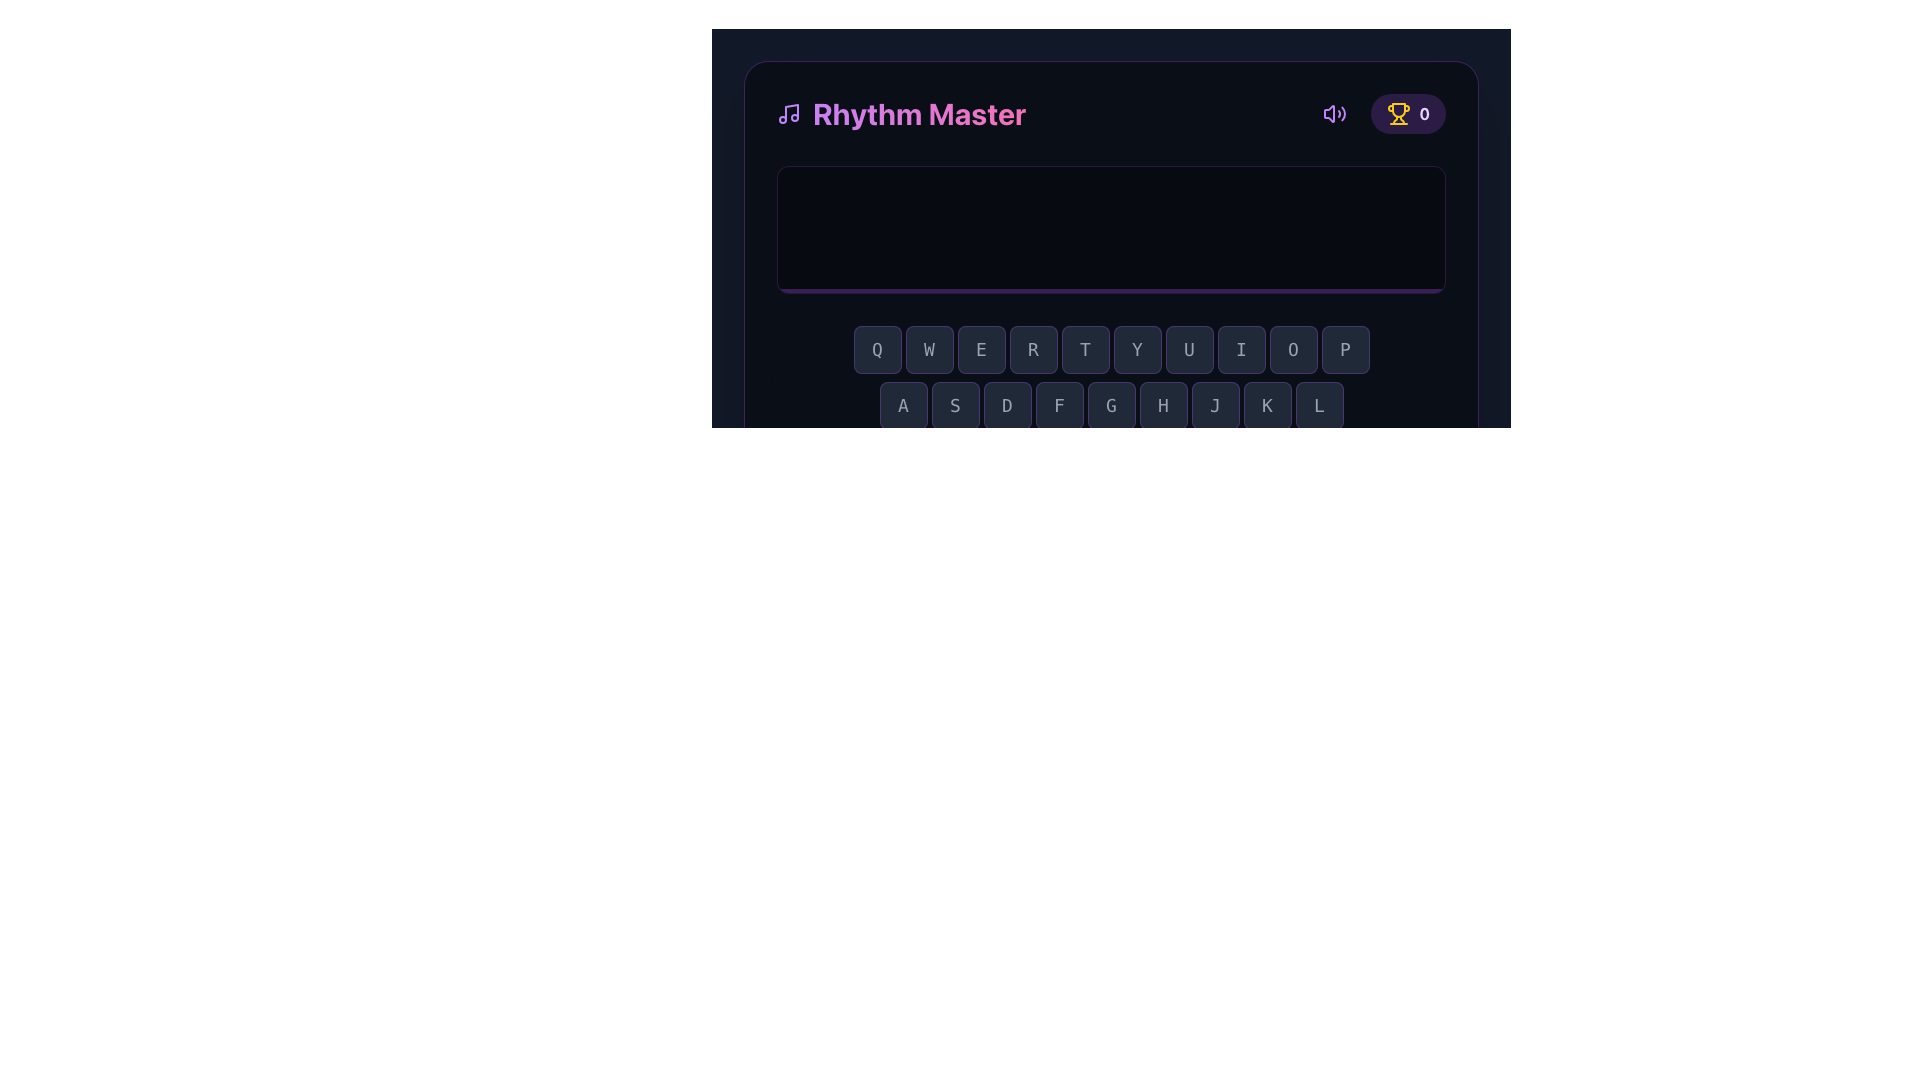 Image resolution: width=1920 pixels, height=1080 pixels. I want to click on the Decorative panel located below the title 'Rhythm Master' and above the keyboard layout, so click(1110, 229).